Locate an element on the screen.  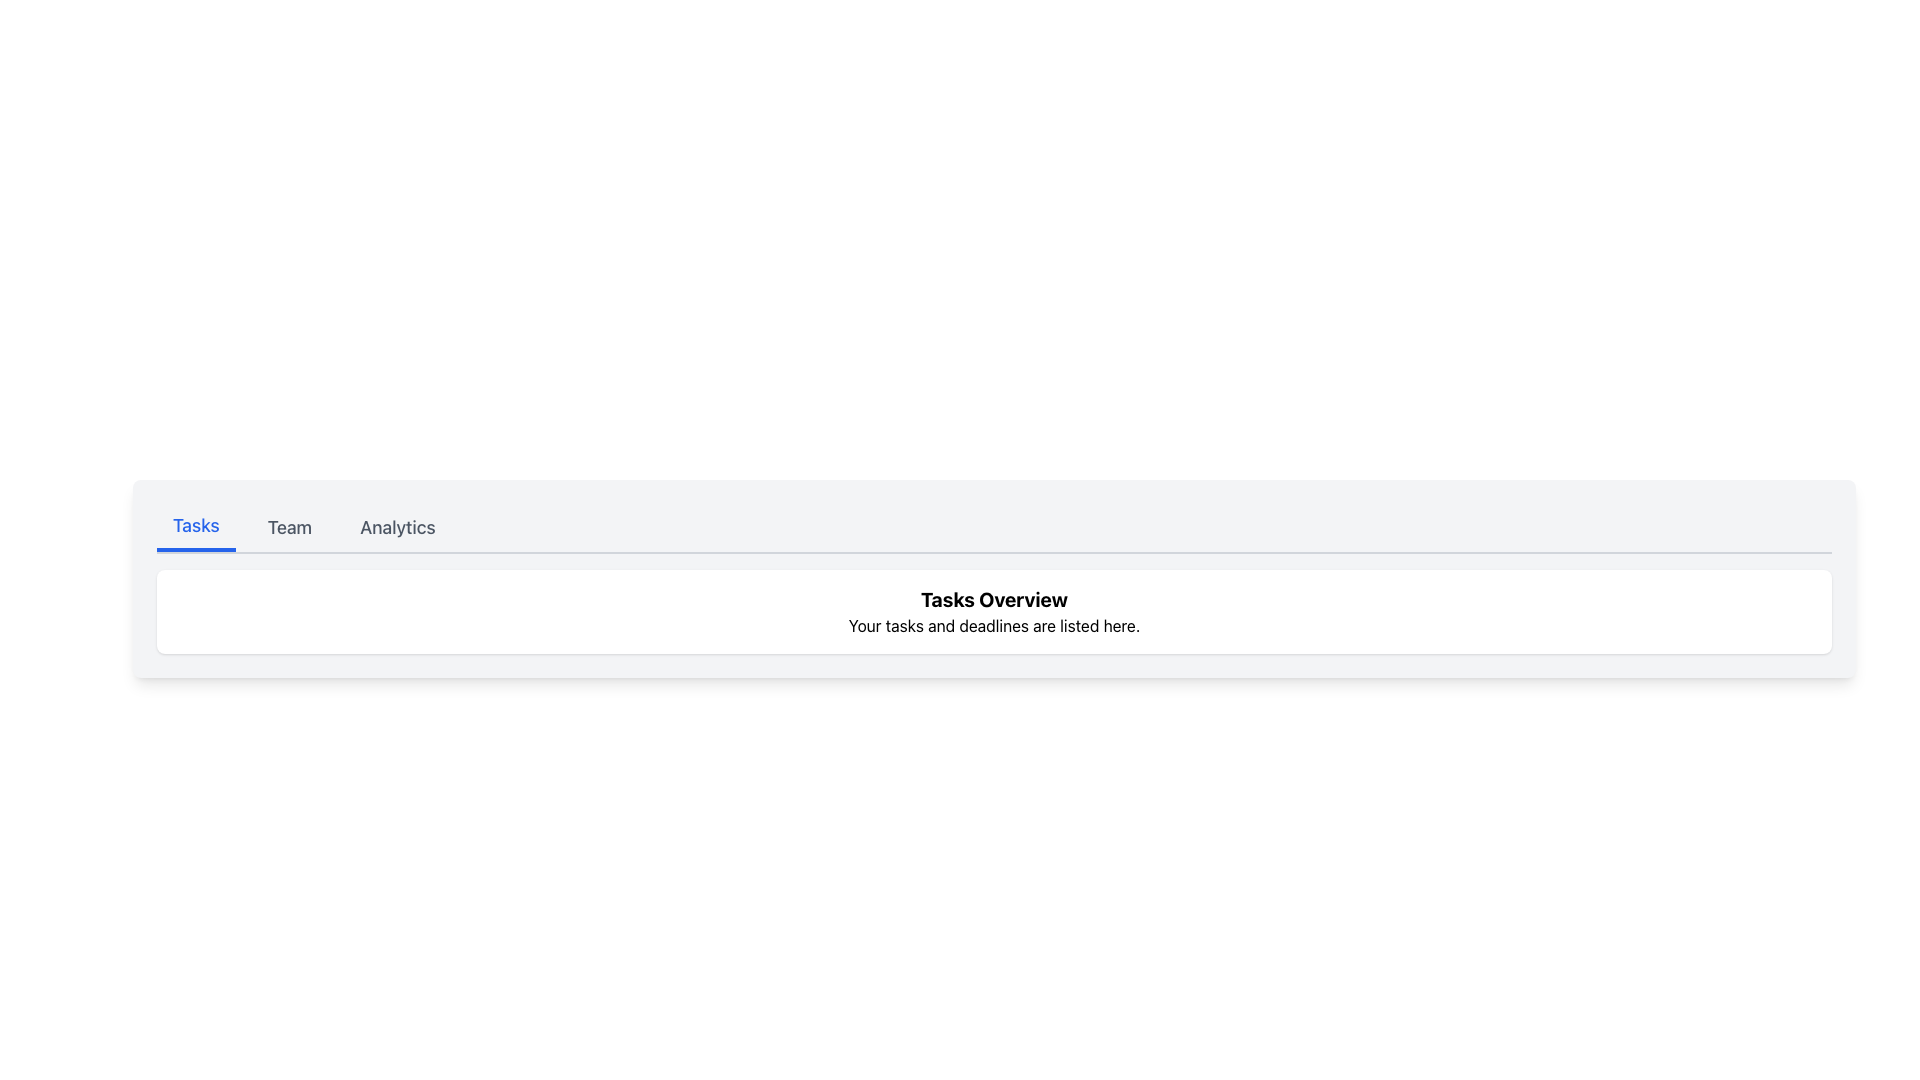
the 'Team' tab in the navigation bar is located at coordinates (288, 527).